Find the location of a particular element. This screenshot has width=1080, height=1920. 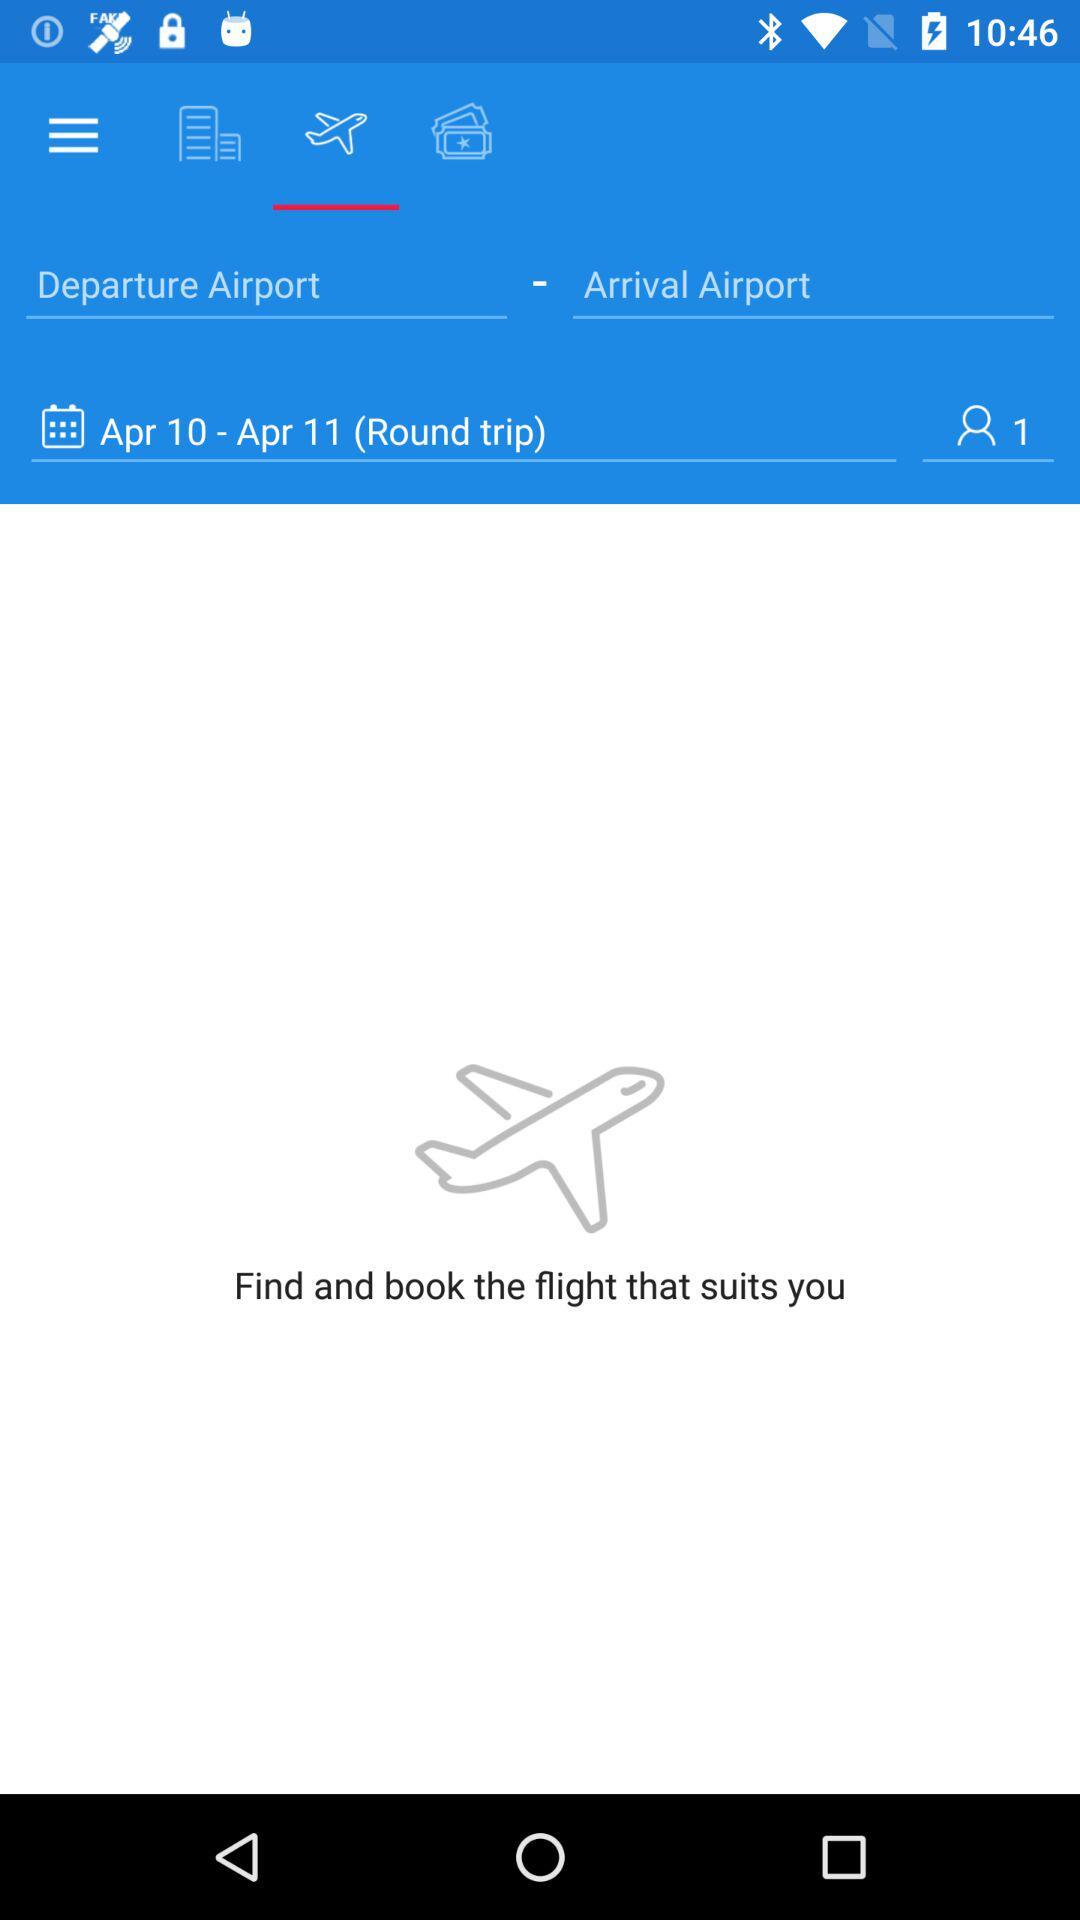

the field arrival airport is located at coordinates (813, 282).